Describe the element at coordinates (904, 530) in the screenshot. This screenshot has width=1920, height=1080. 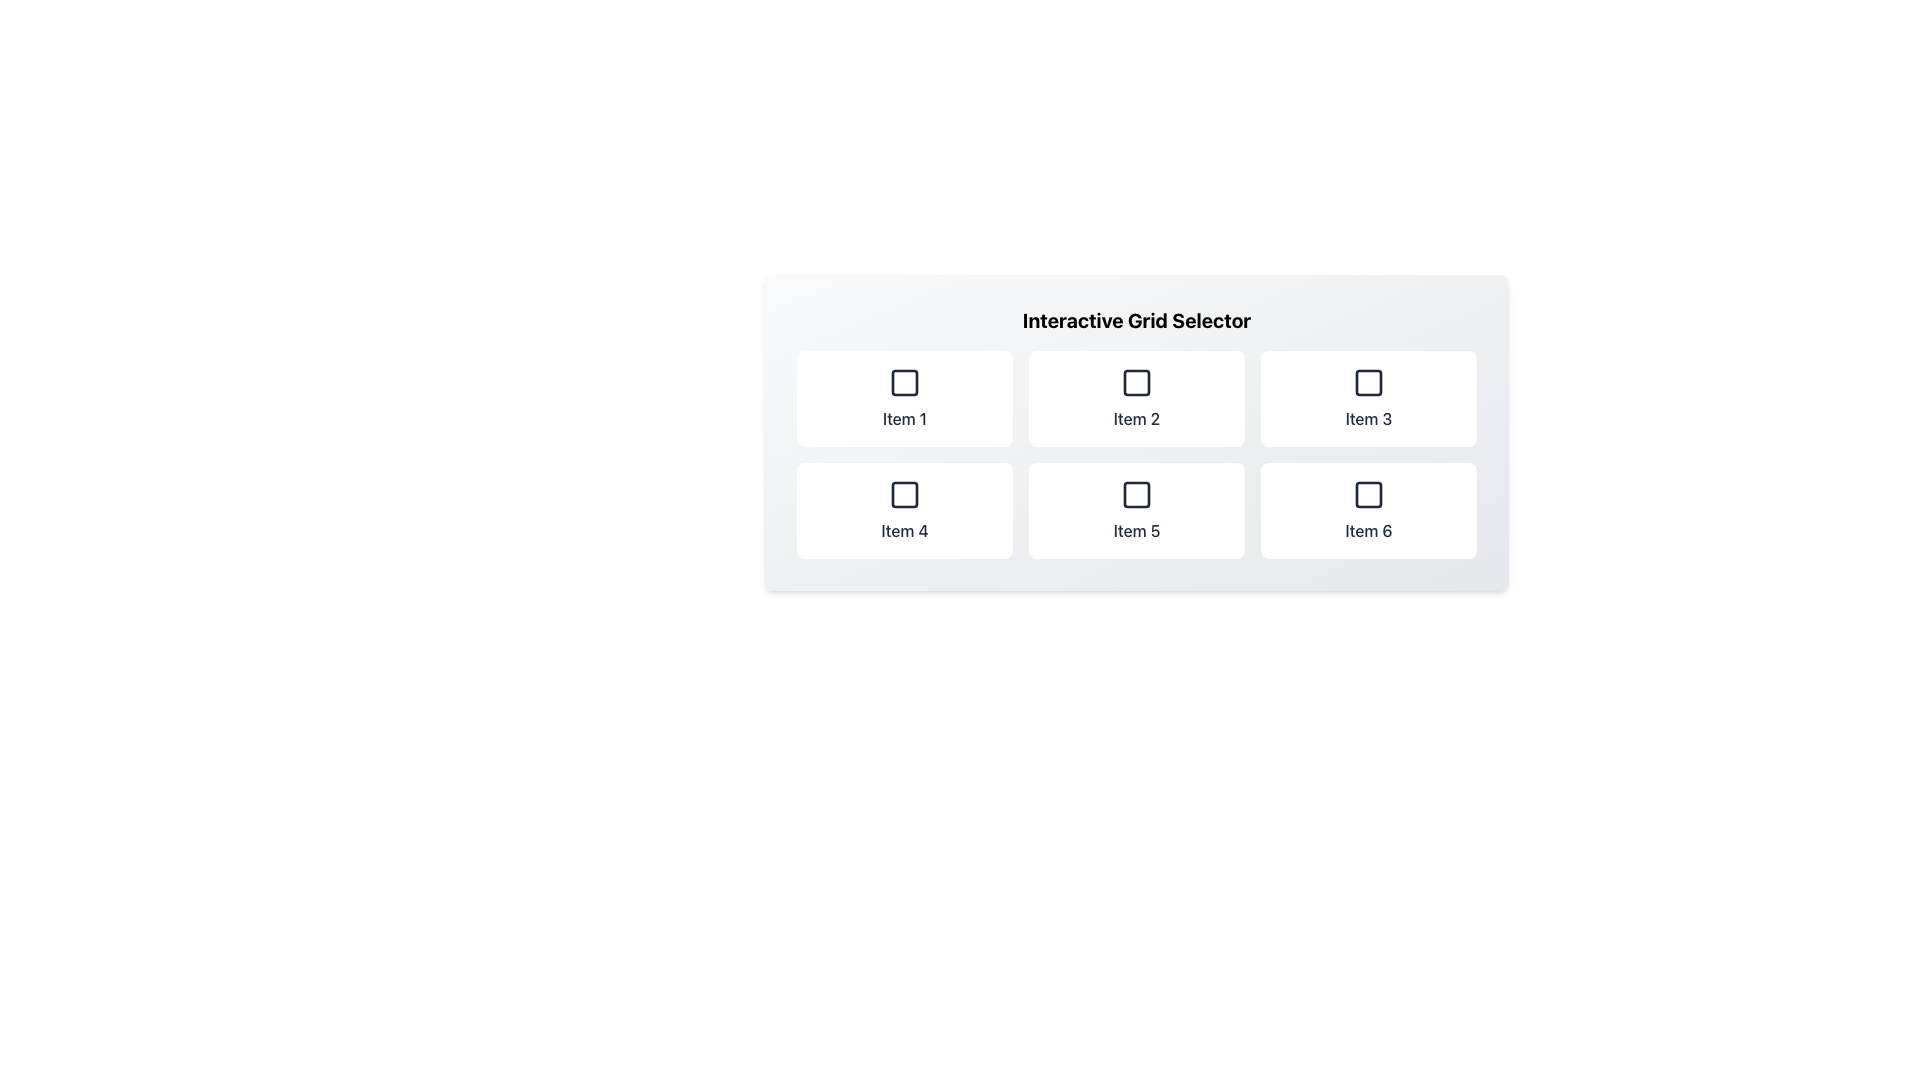
I see `the text label reading 'Item 4' located in the second row, first column of the grid layout for potential selection` at that location.